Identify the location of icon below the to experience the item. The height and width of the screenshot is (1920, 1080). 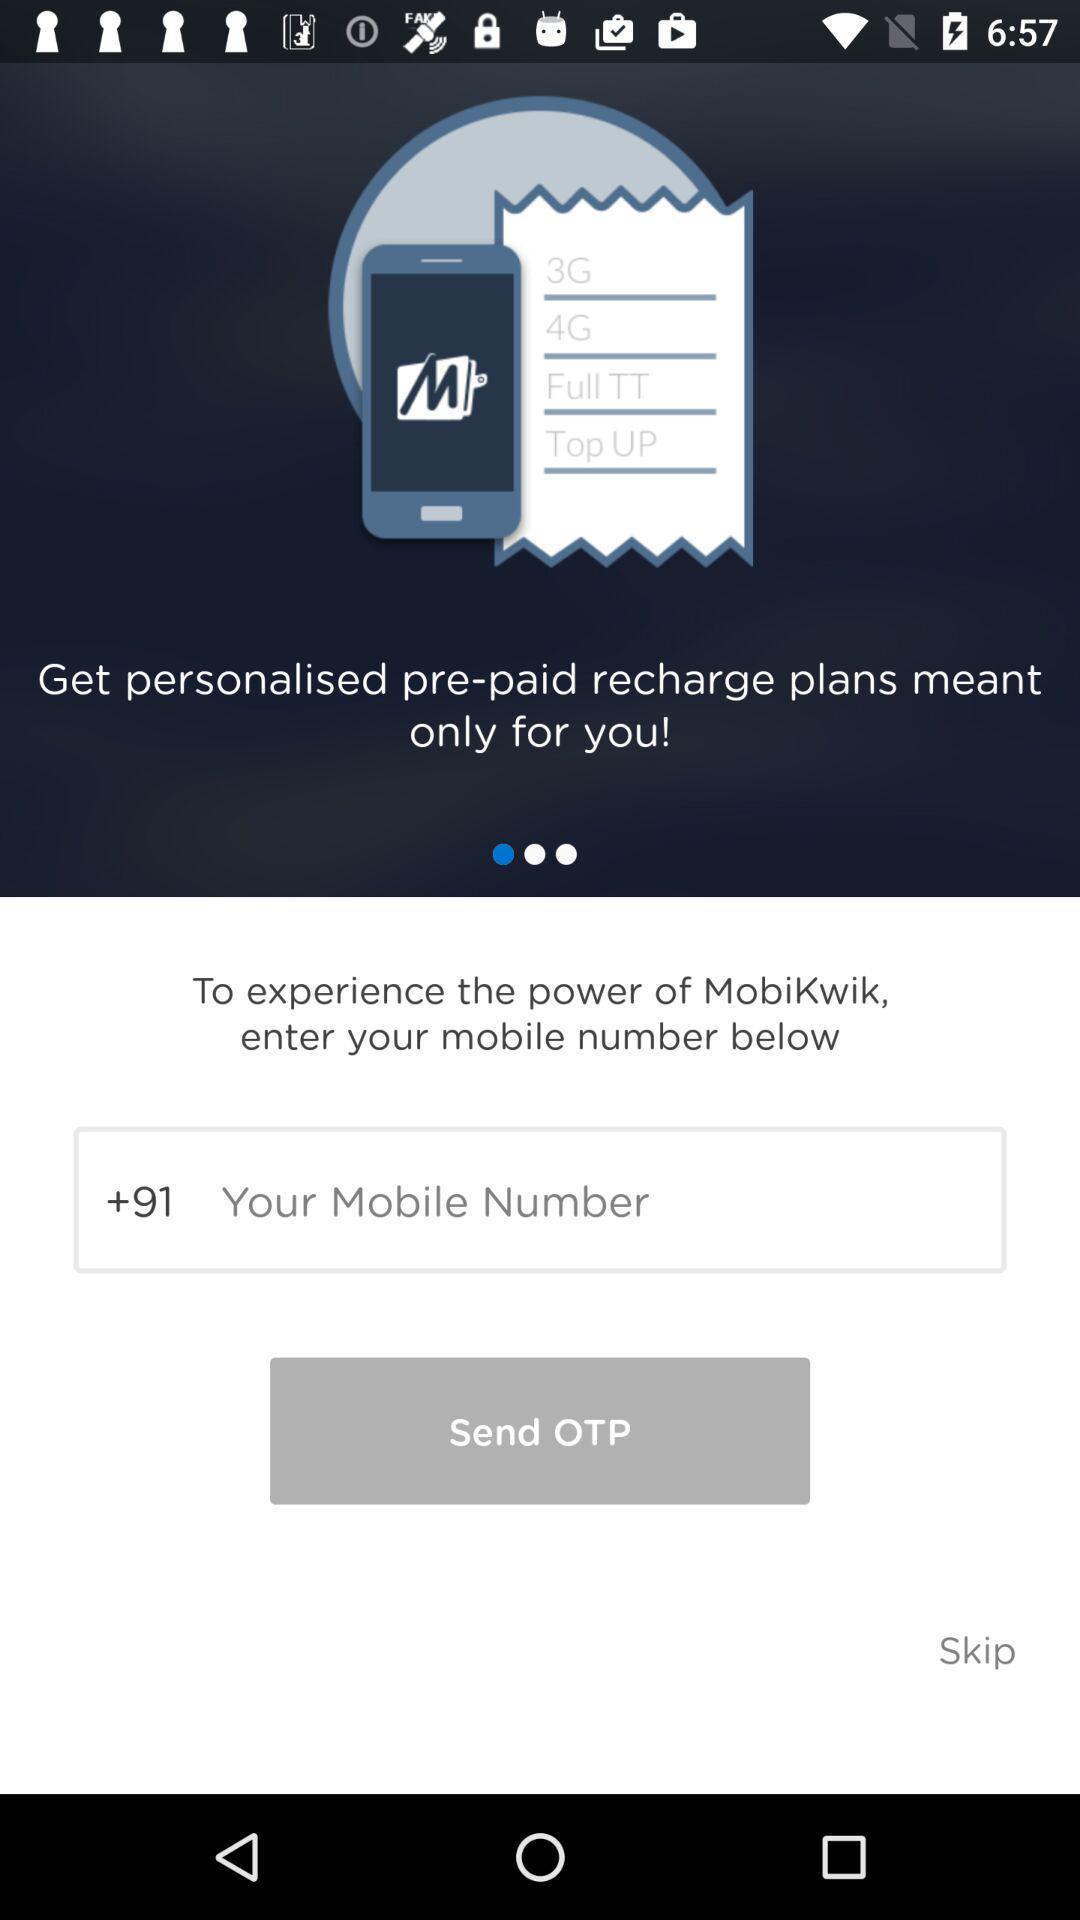
(540, 1200).